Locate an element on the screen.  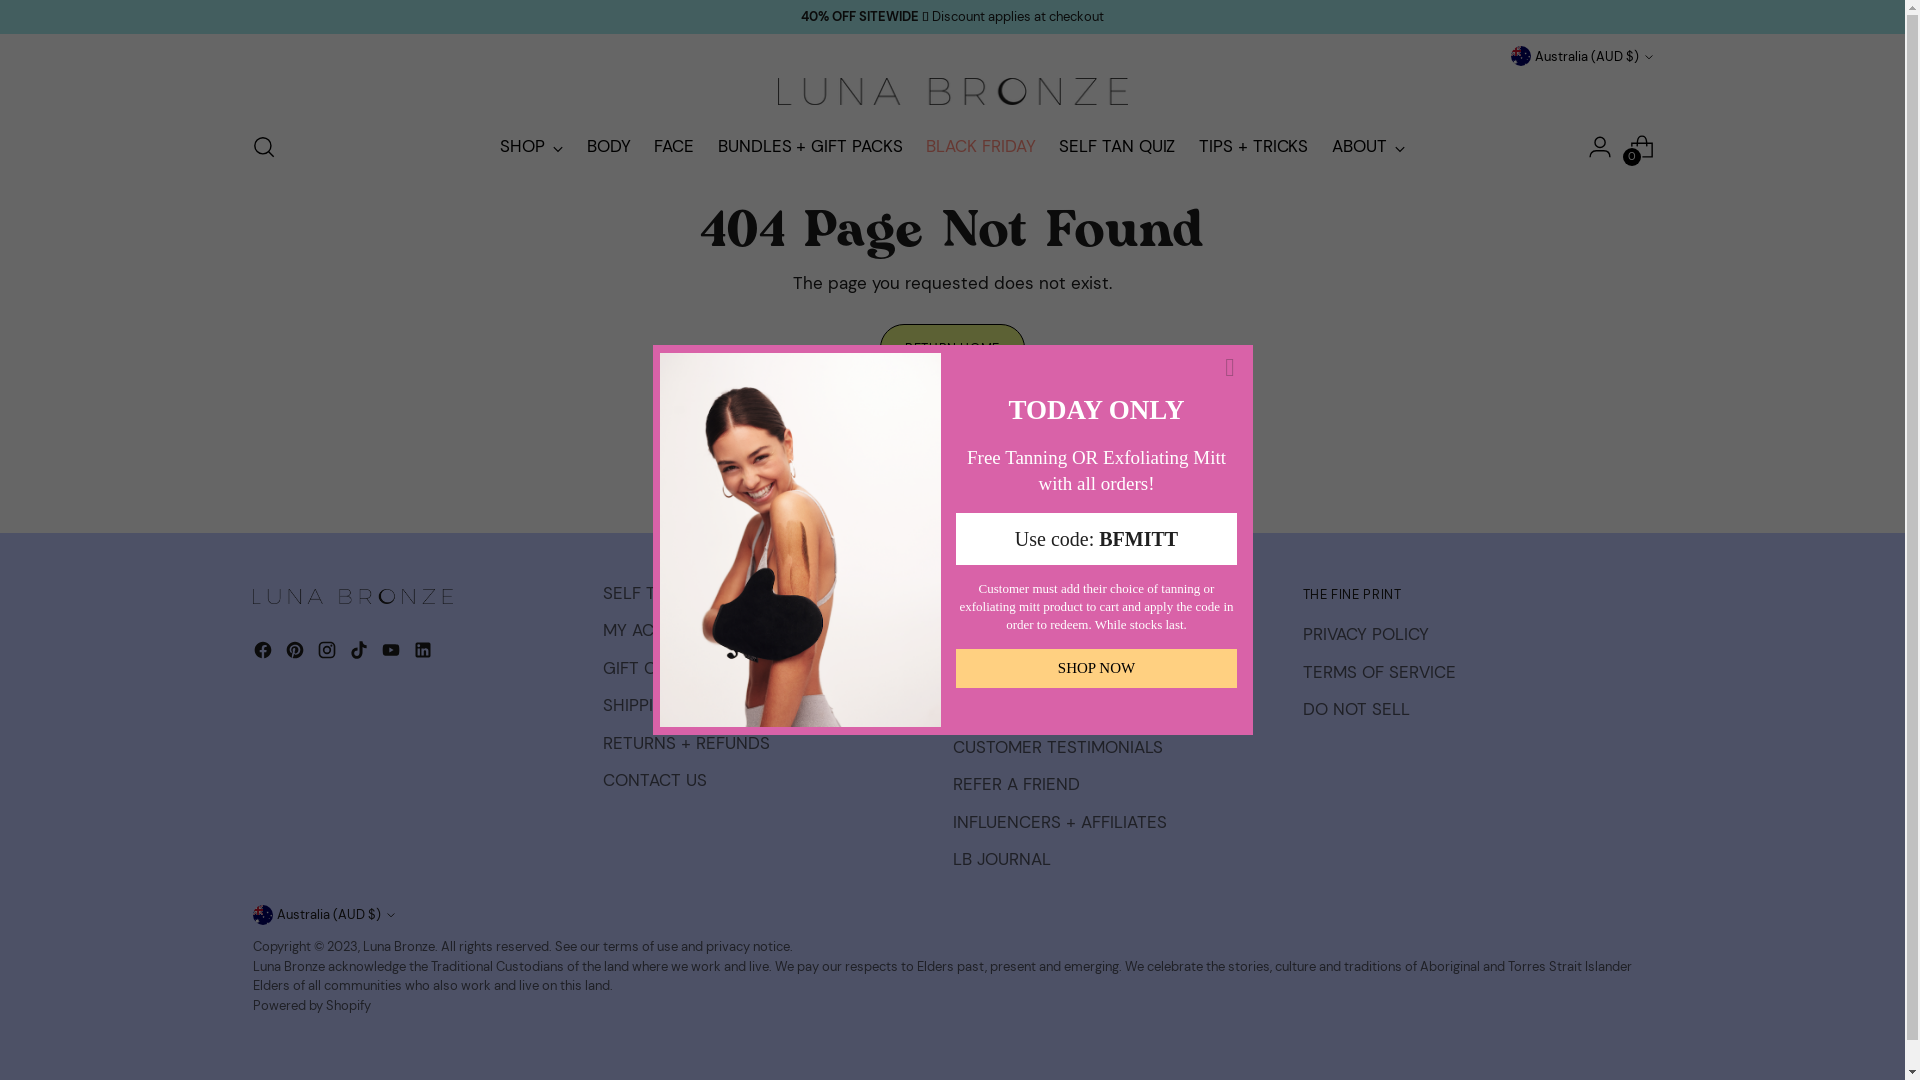
'INFLUENCERS + AFFILIATES' is located at coordinates (1058, 821).